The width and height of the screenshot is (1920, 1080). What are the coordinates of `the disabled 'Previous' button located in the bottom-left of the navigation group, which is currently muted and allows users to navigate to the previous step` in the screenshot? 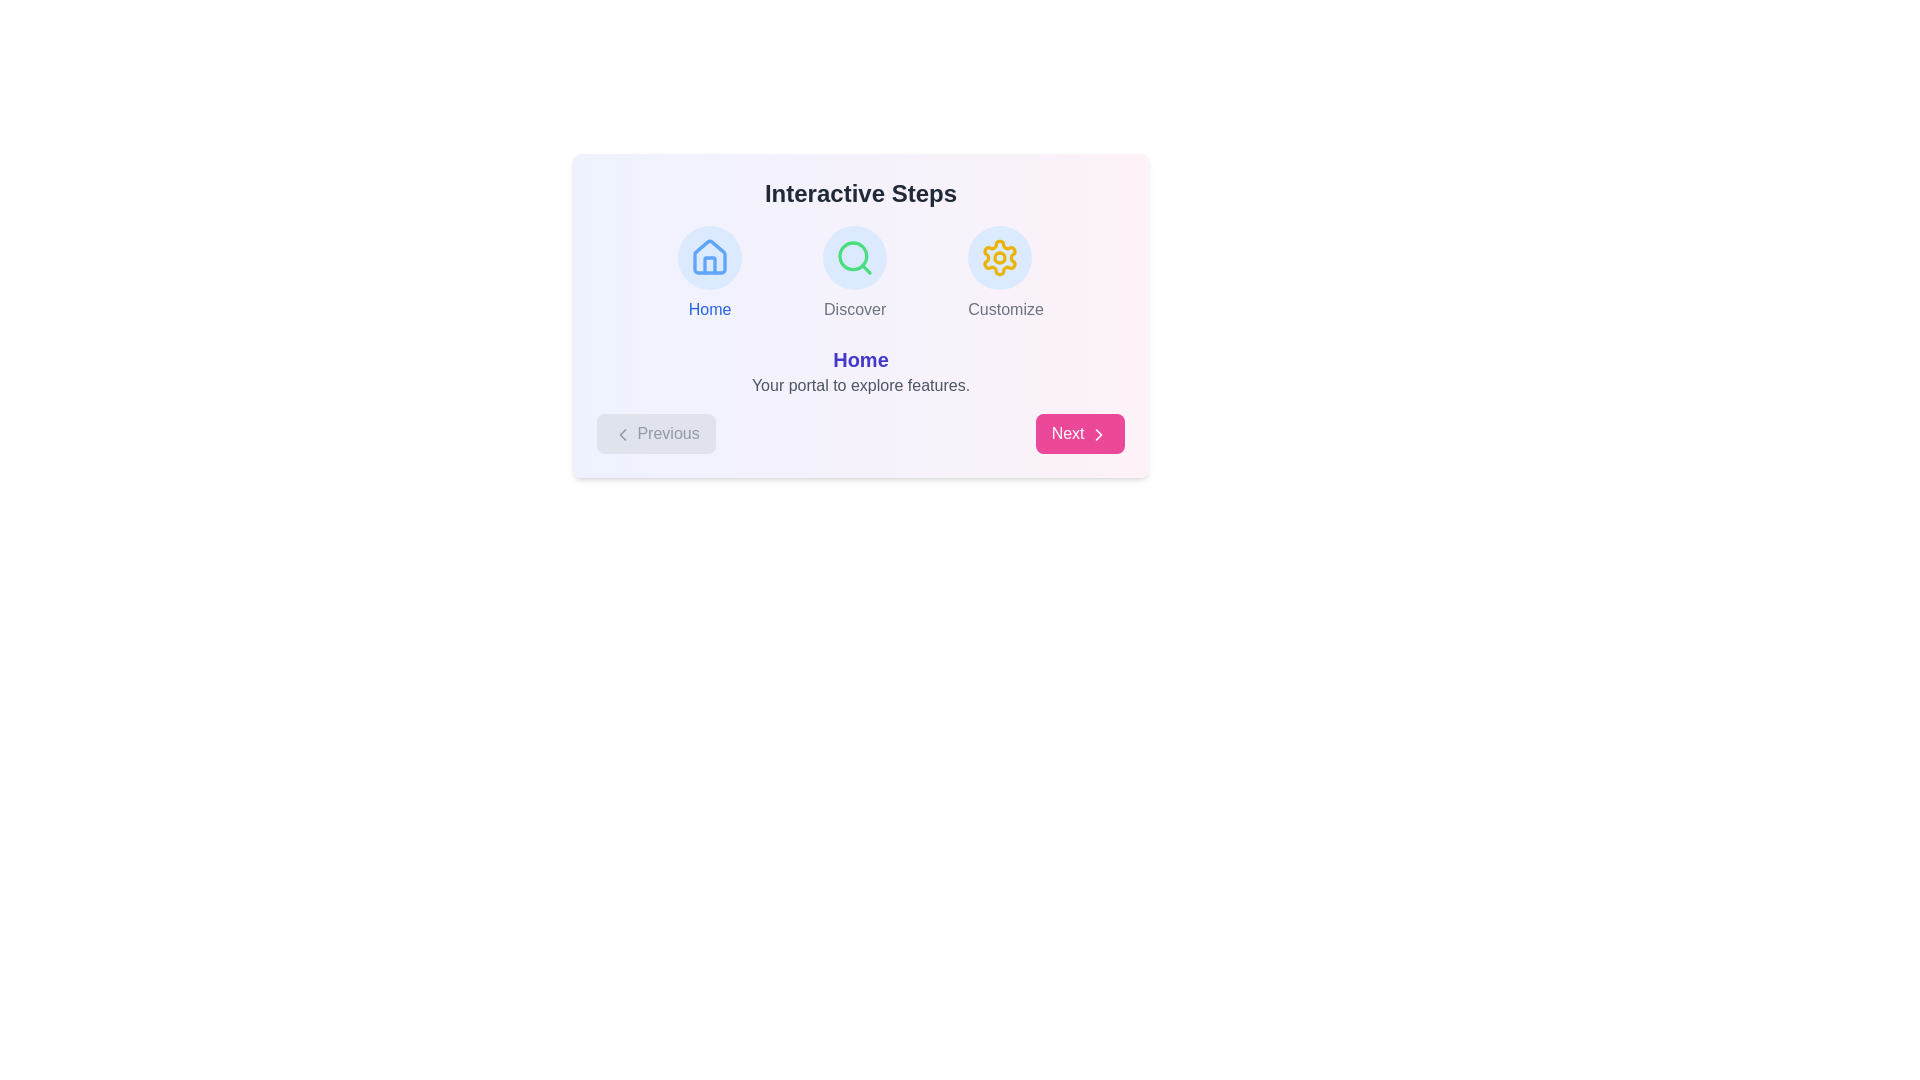 It's located at (656, 433).